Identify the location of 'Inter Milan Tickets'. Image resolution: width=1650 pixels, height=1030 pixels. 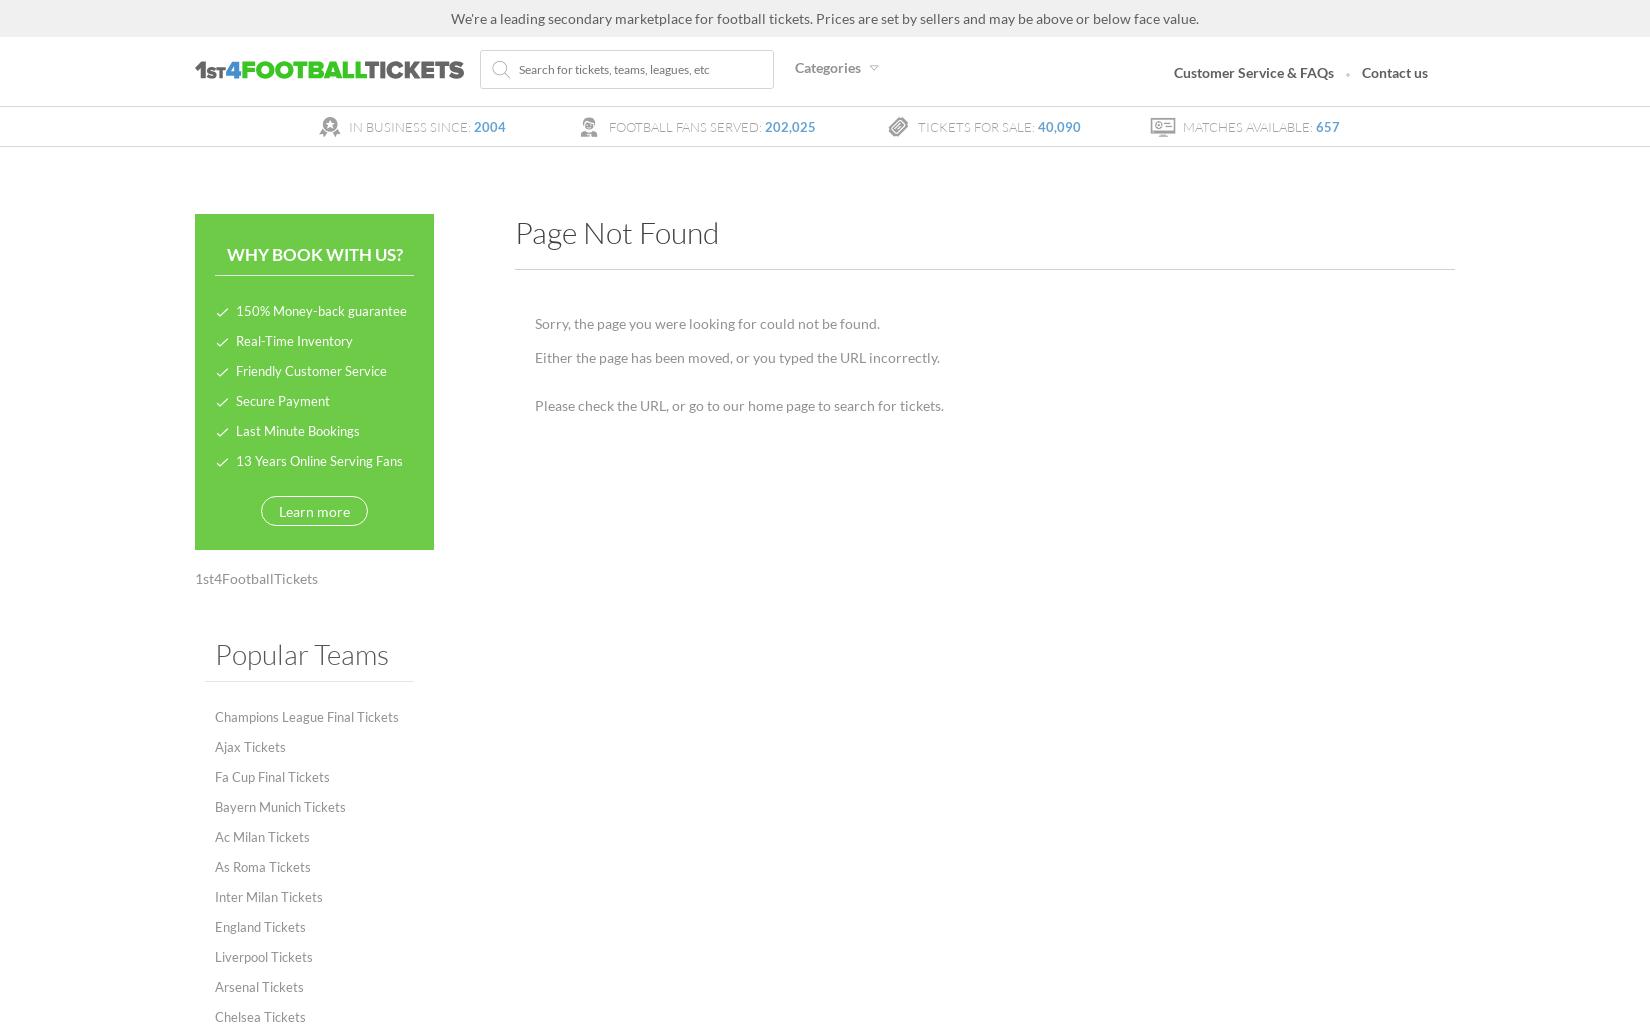
(268, 897).